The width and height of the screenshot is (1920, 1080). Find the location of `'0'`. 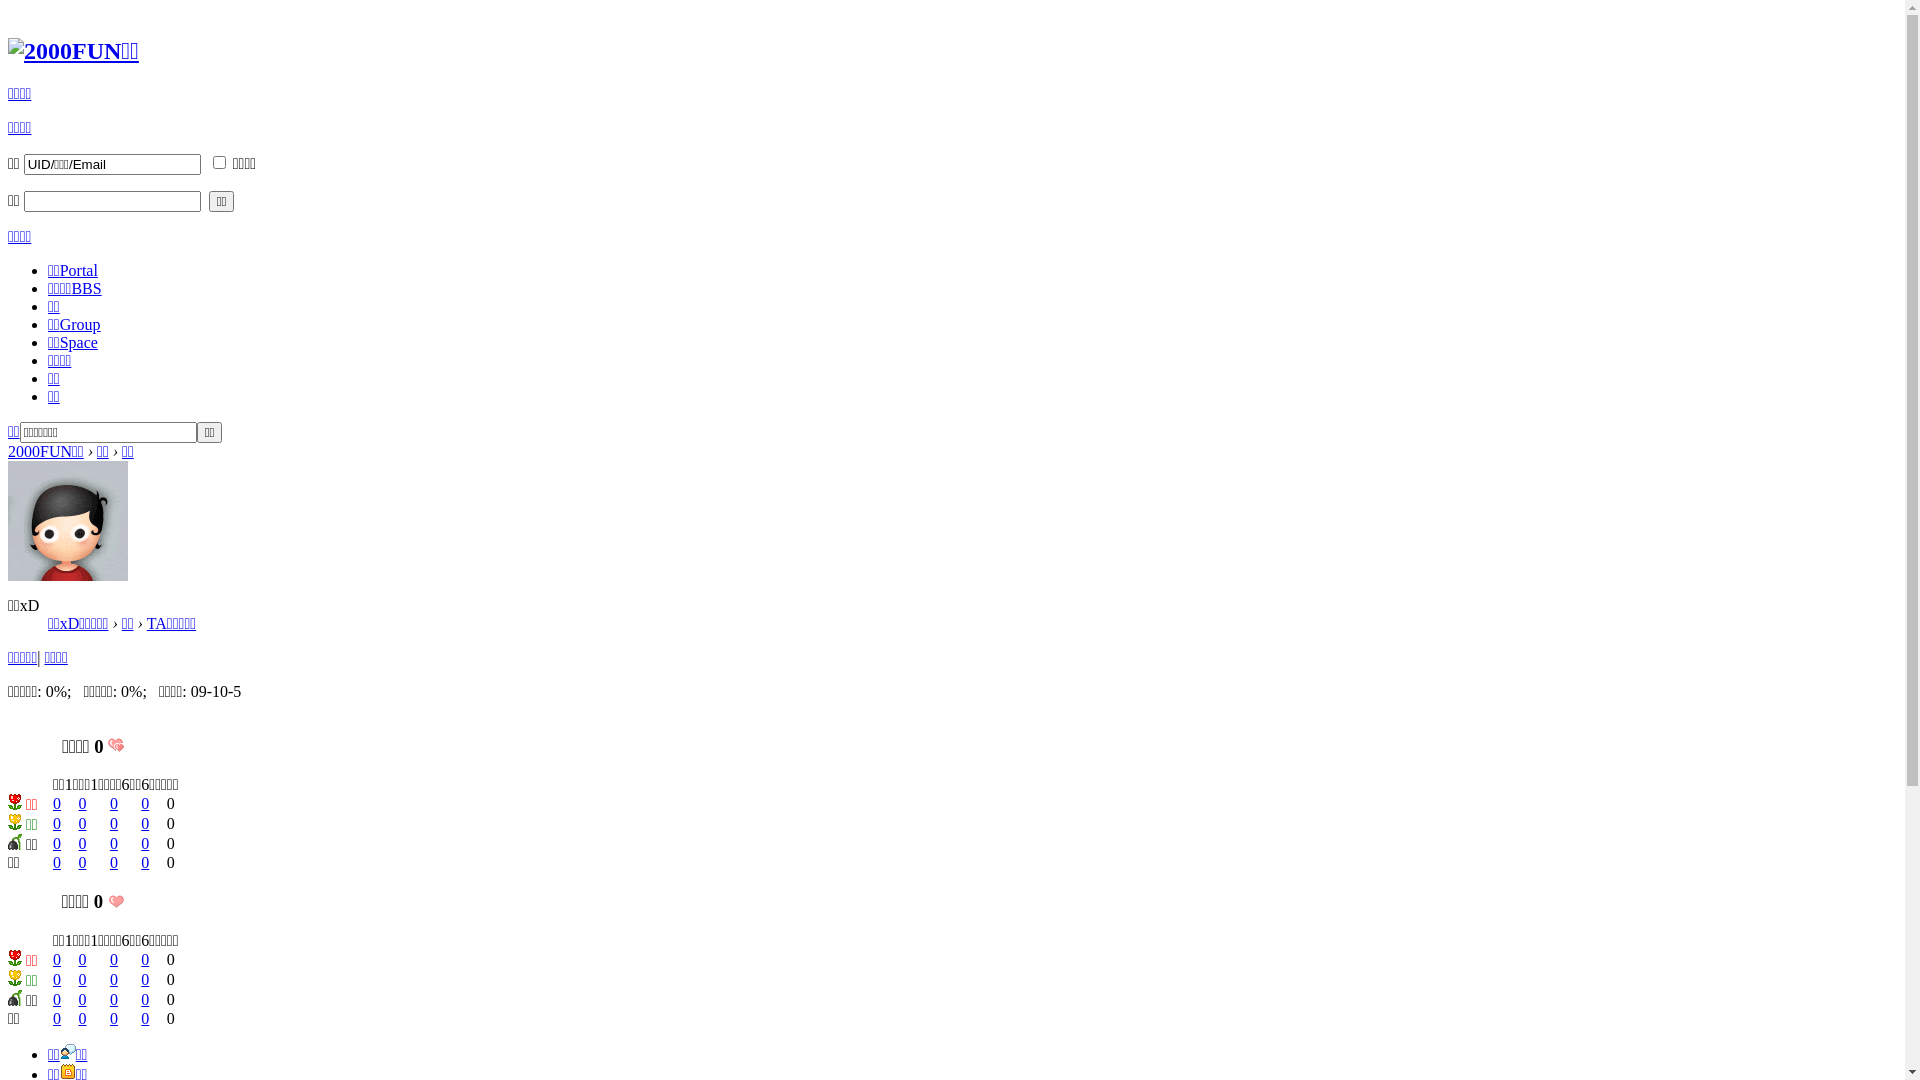

'0' is located at coordinates (113, 823).